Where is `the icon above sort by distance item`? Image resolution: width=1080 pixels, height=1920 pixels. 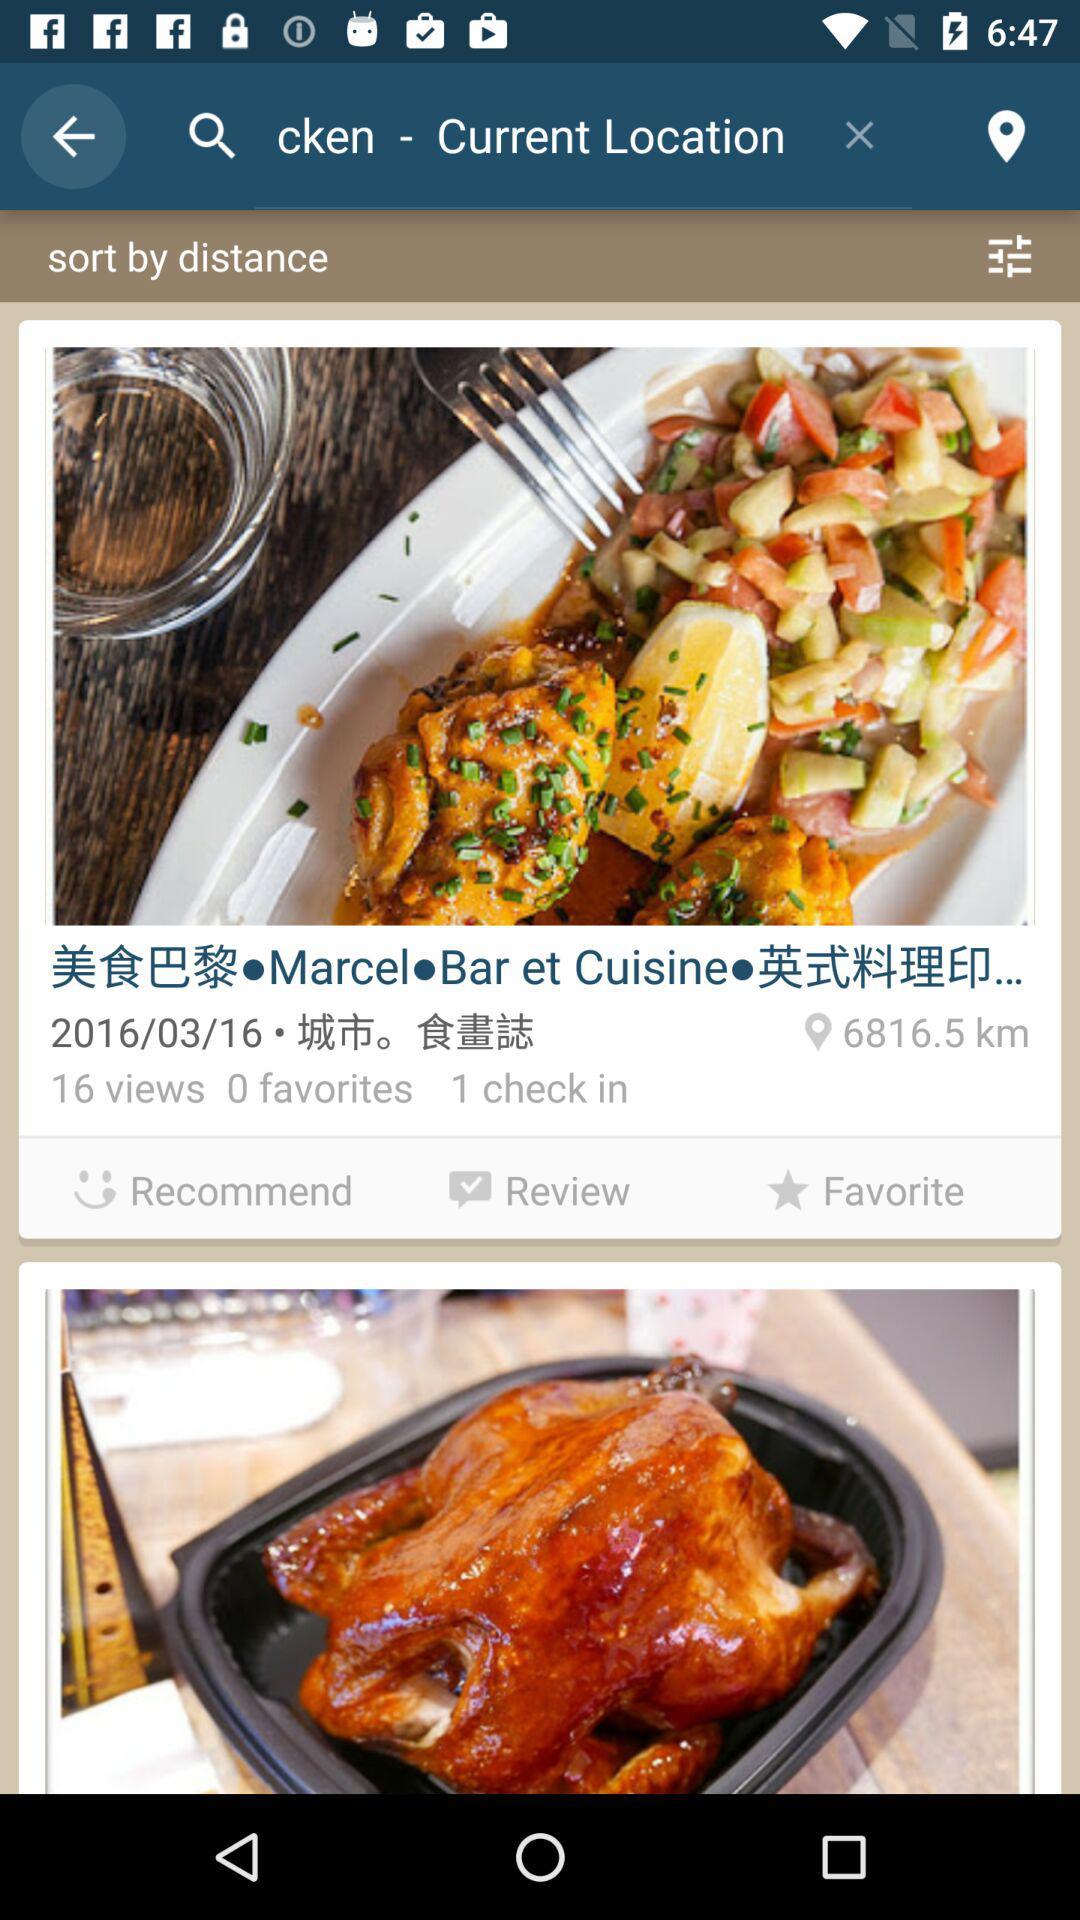 the icon above sort by distance item is located at coordinates (1006, 135).